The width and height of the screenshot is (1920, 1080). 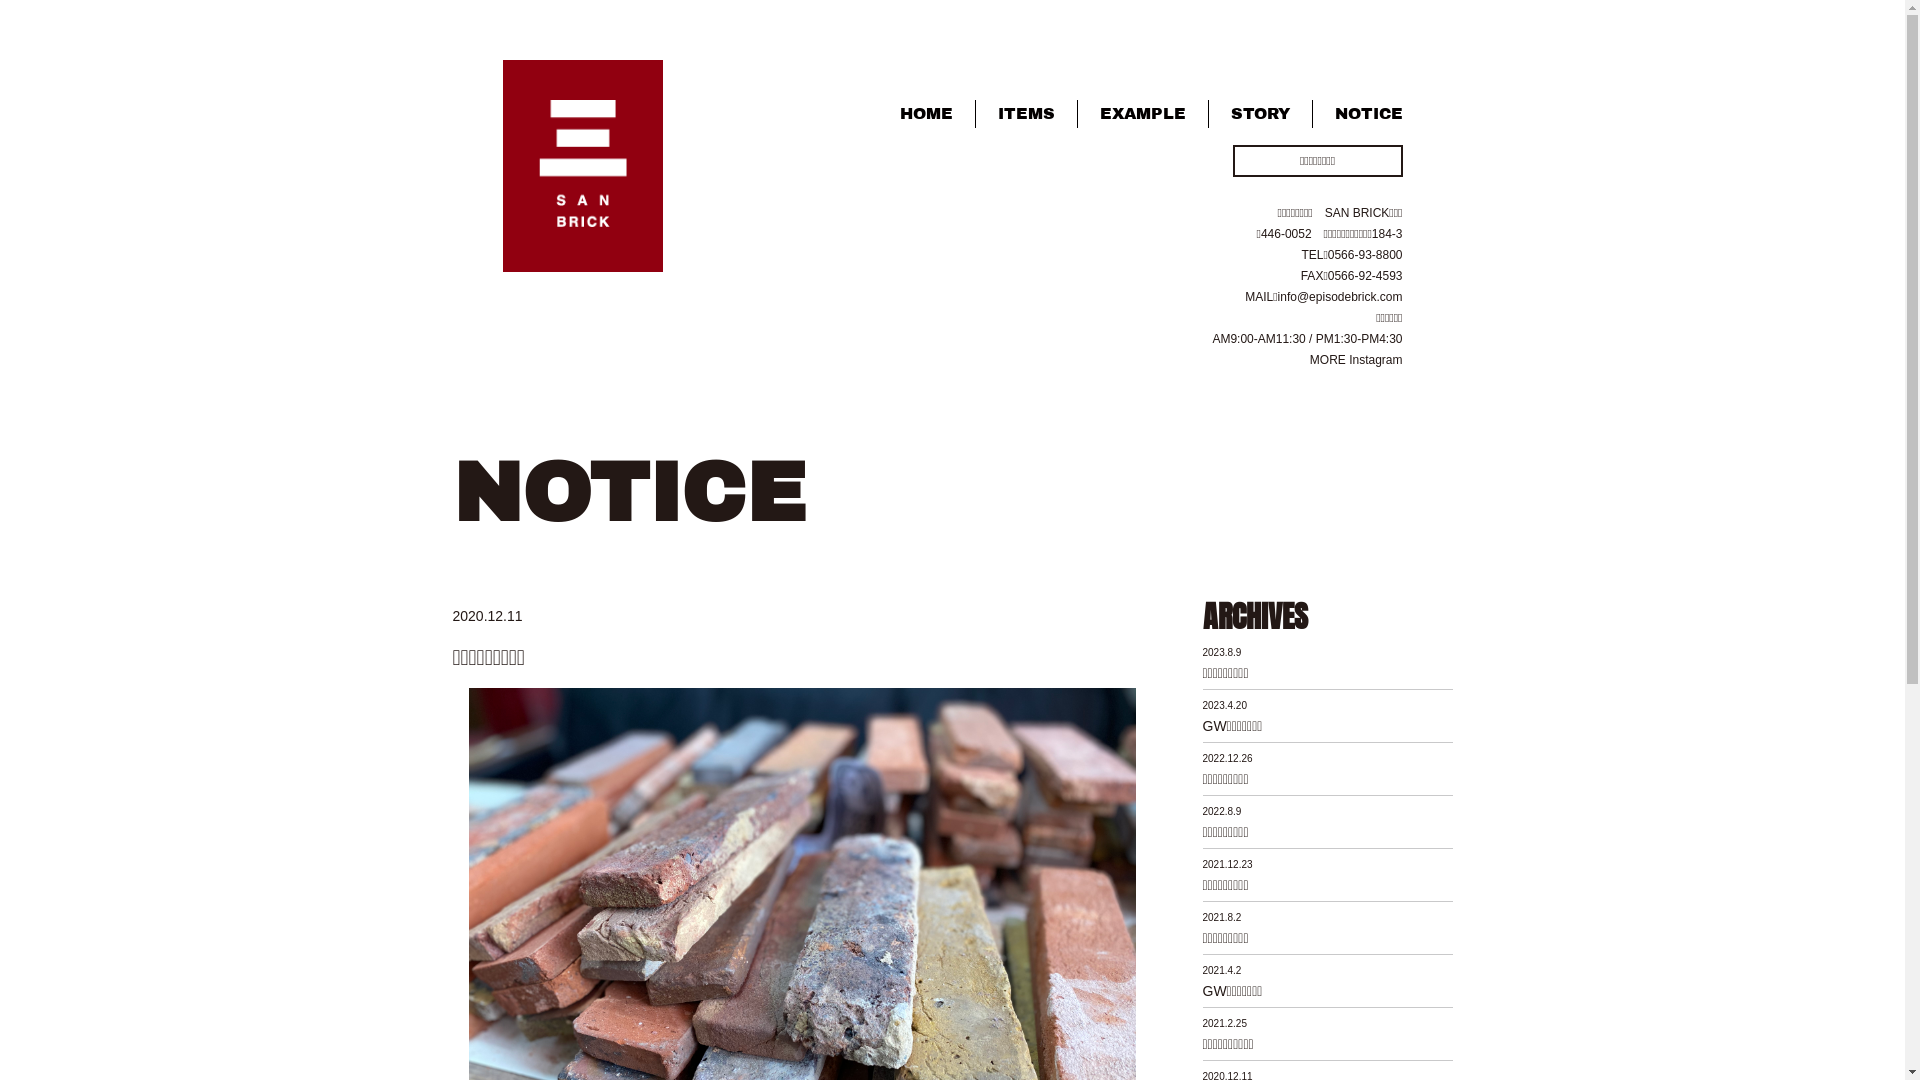 I want to click on 'EXAMPLE', so click(x=1077, y=113).